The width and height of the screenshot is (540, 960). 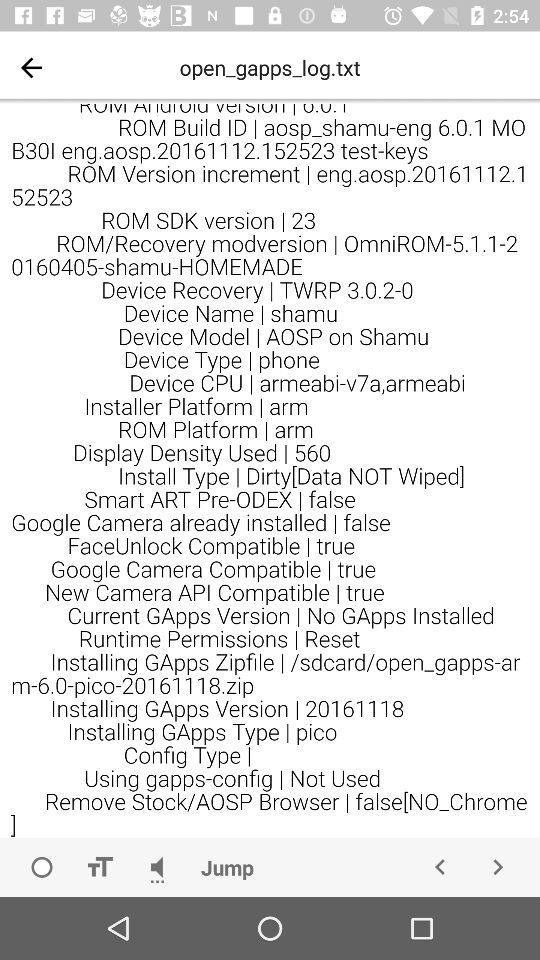 I want to click on highlight text, so click(x=98, y=866).